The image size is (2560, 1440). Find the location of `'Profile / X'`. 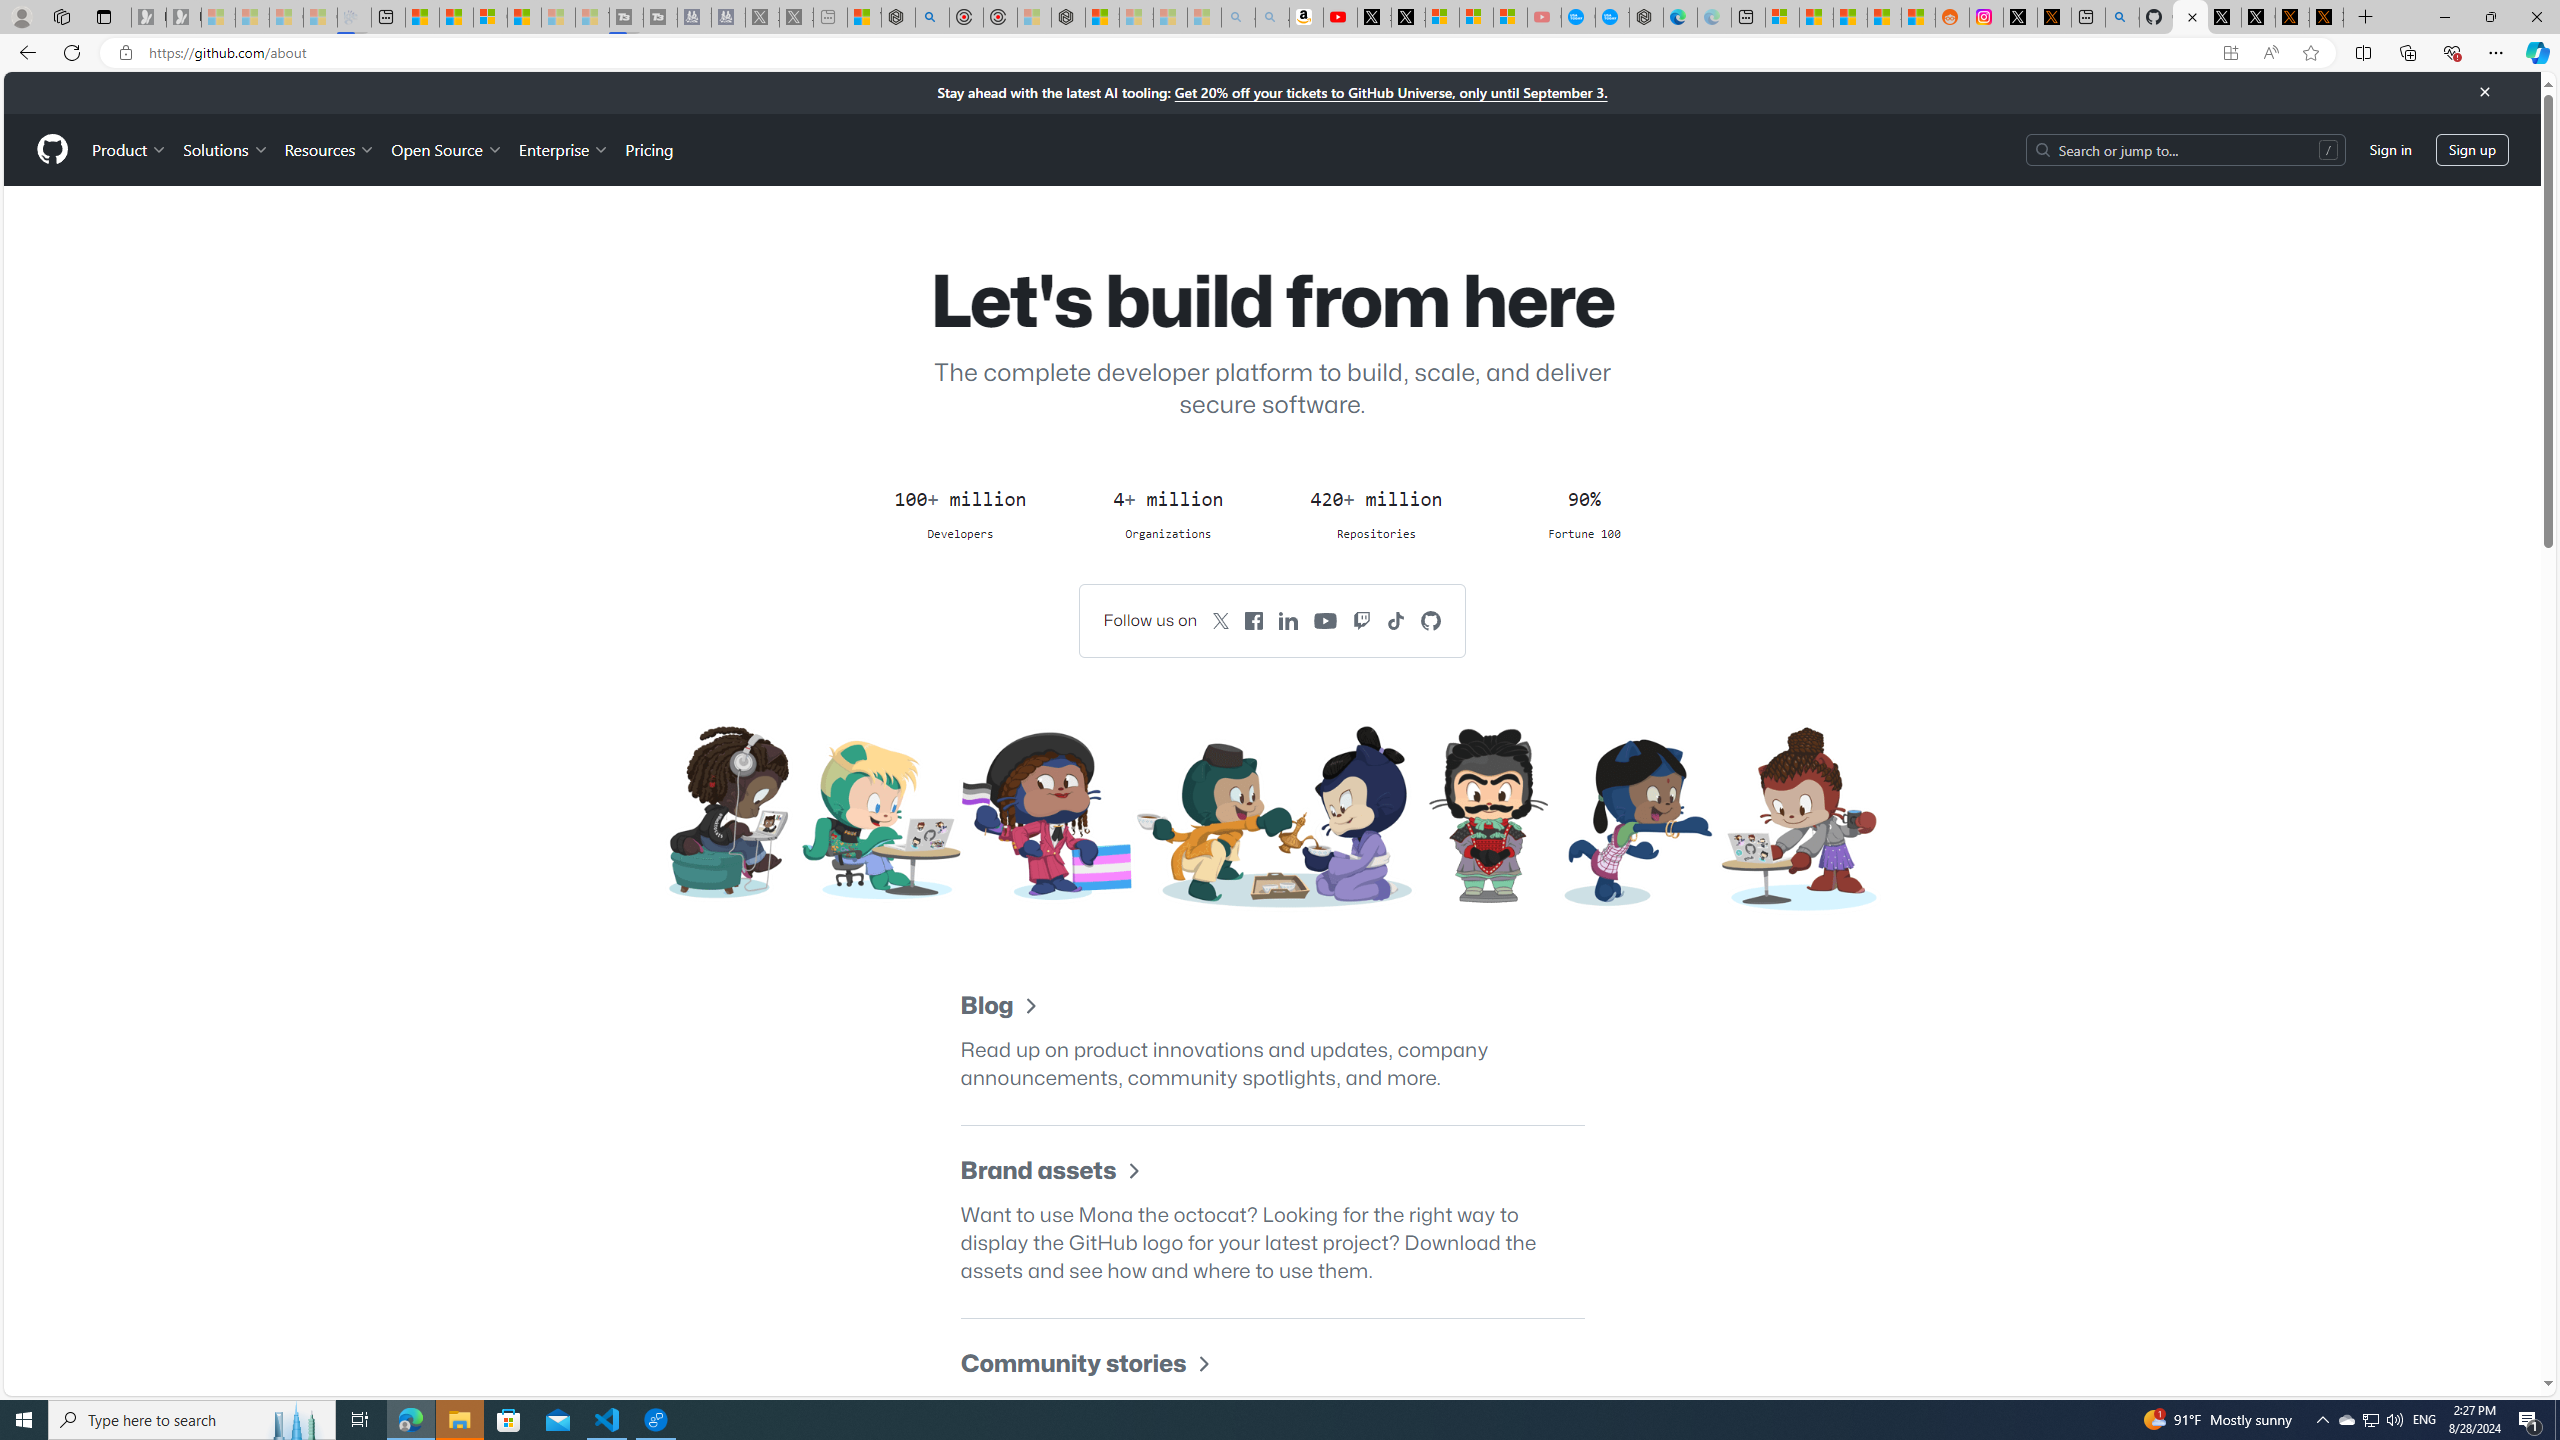

'Profile / X' is located at coordinates (2223, 16).